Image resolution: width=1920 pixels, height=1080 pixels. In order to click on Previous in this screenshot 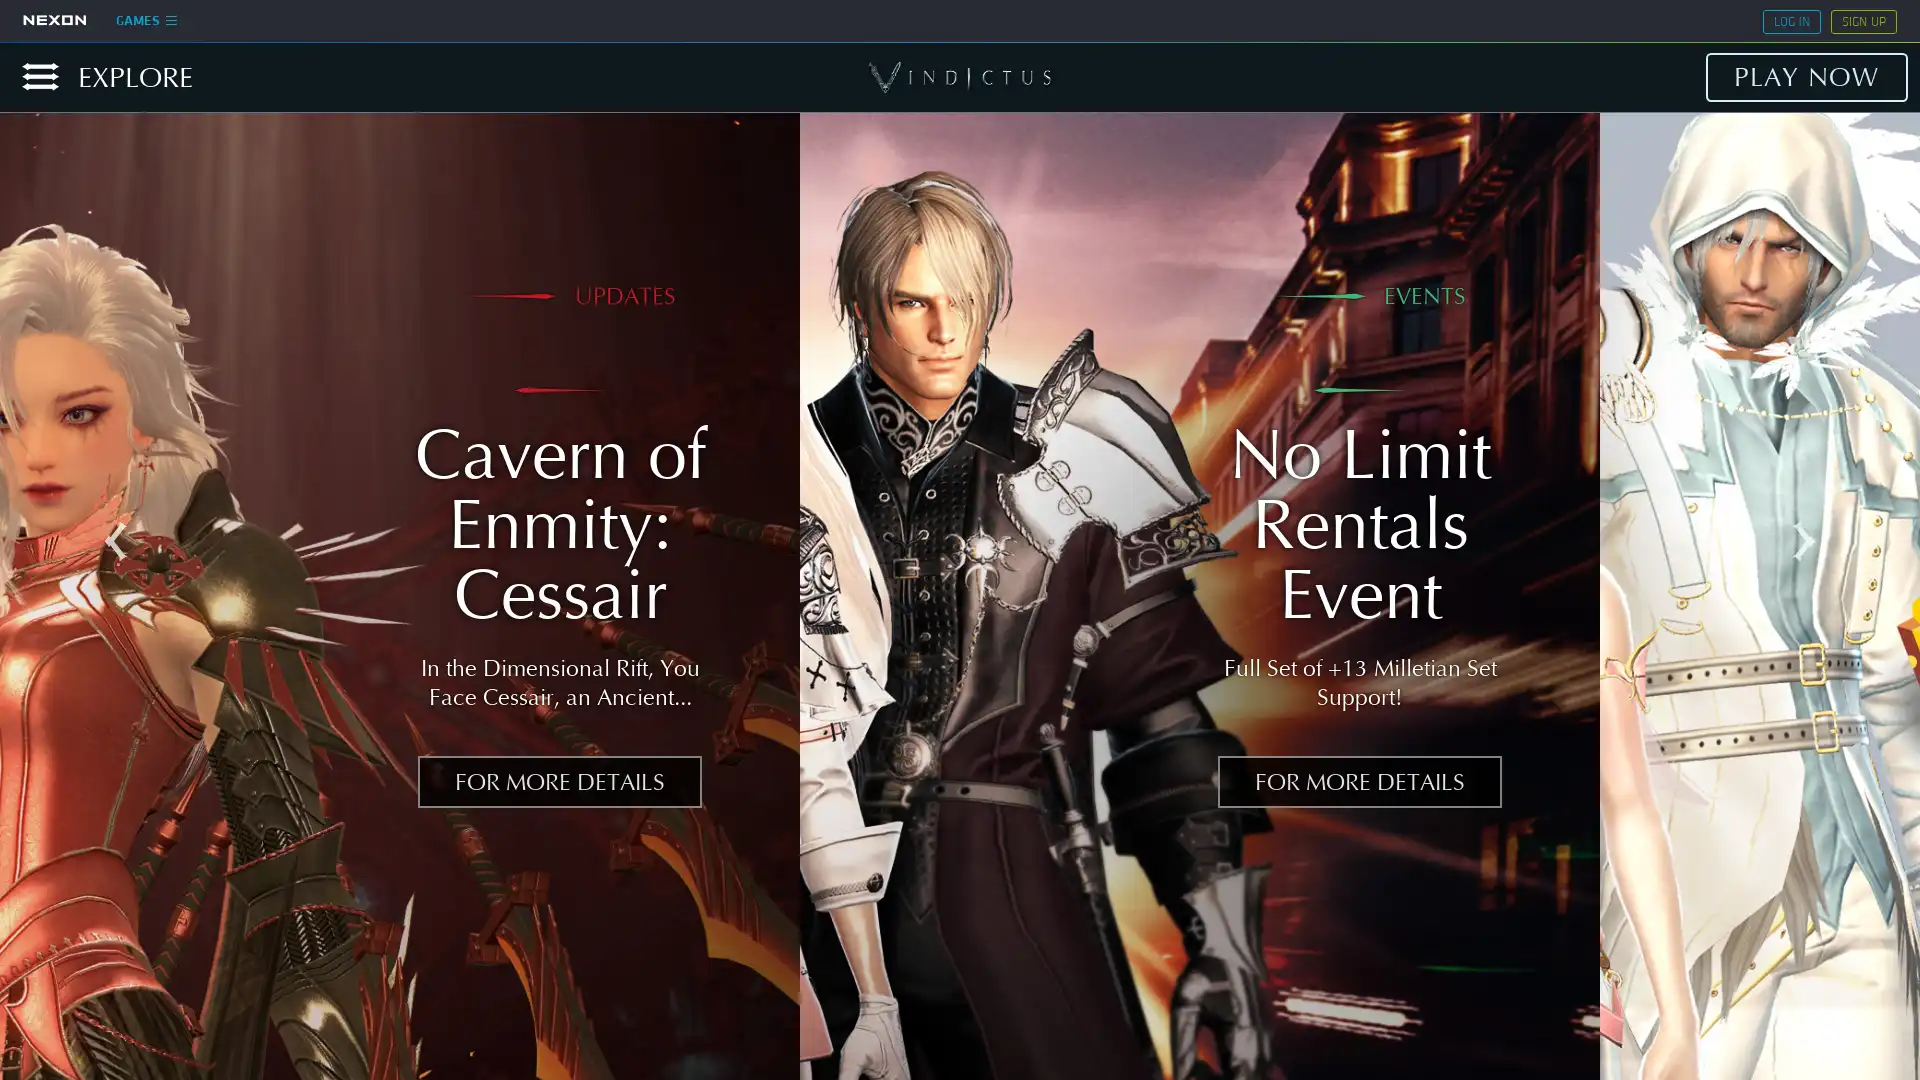, I will do `click(114, 542)`.